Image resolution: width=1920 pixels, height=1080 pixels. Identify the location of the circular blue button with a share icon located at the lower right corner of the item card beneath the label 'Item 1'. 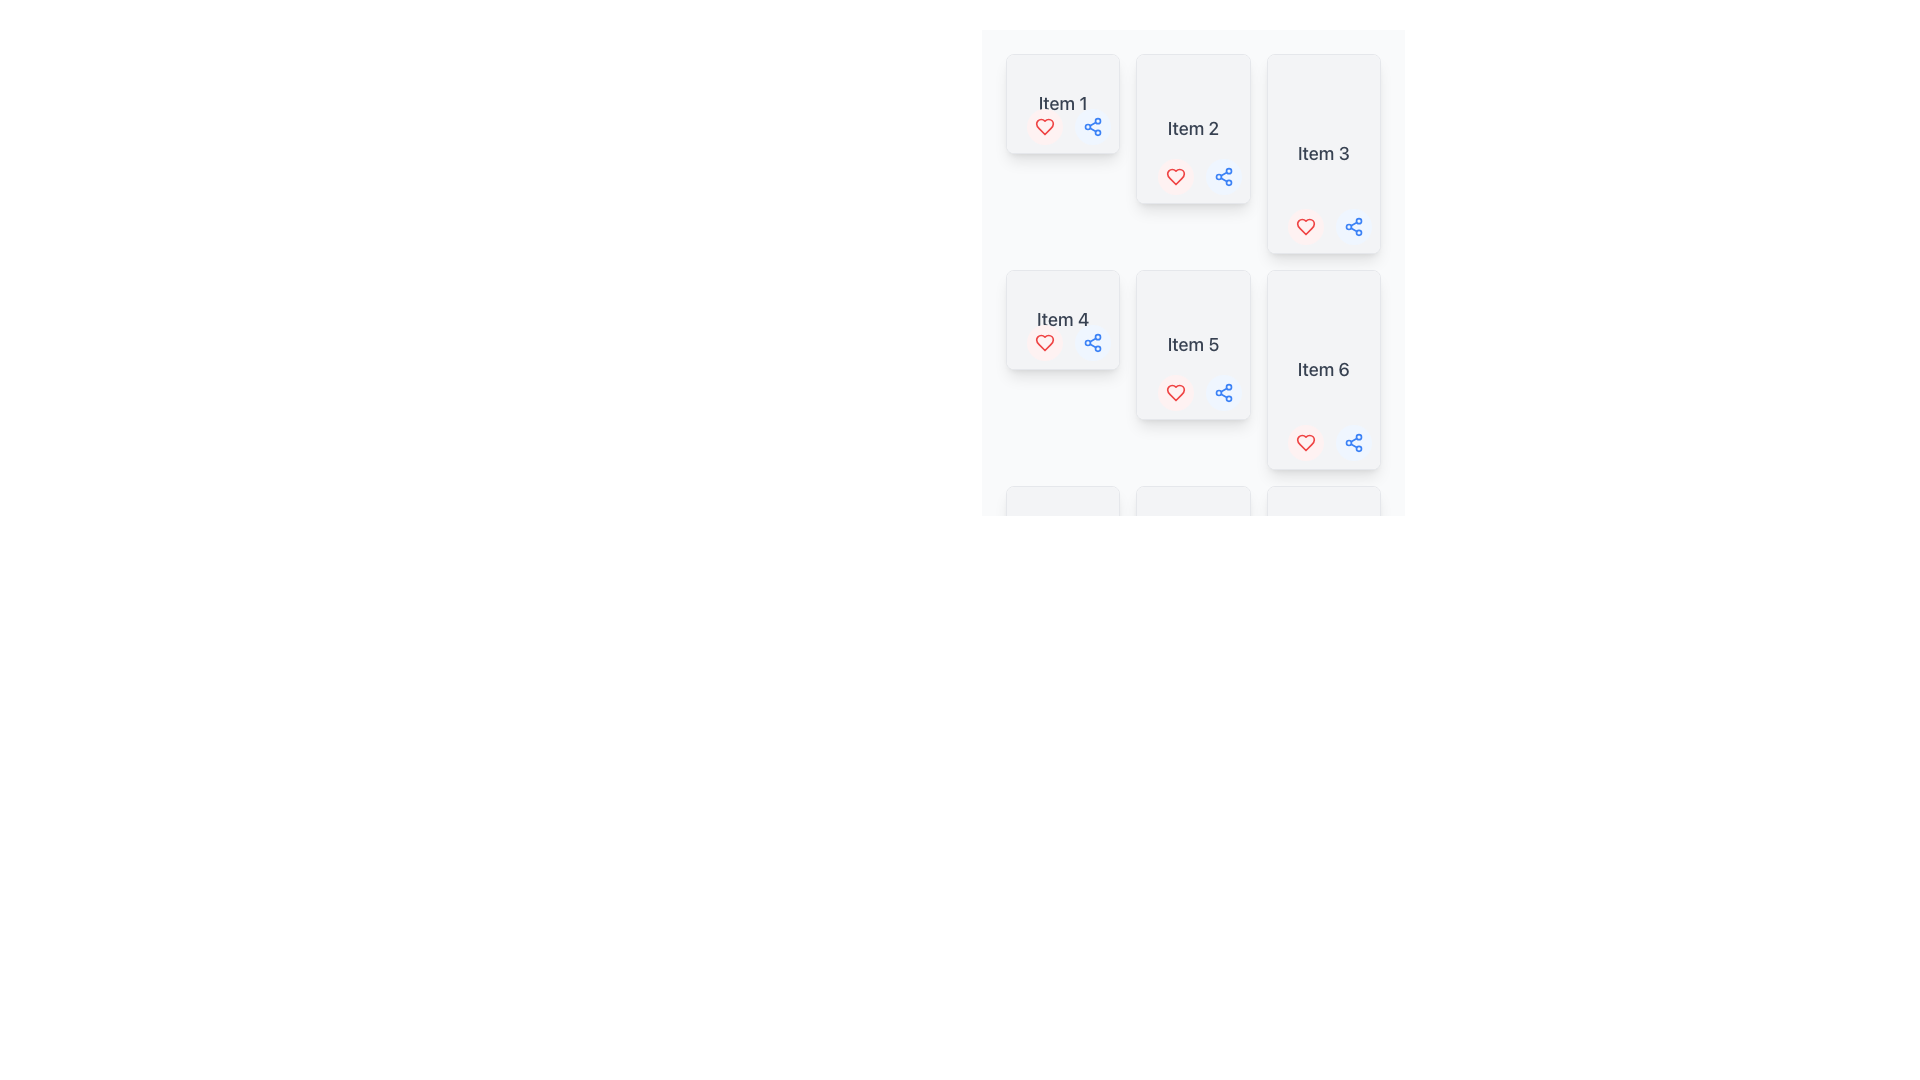
(1092, 127).